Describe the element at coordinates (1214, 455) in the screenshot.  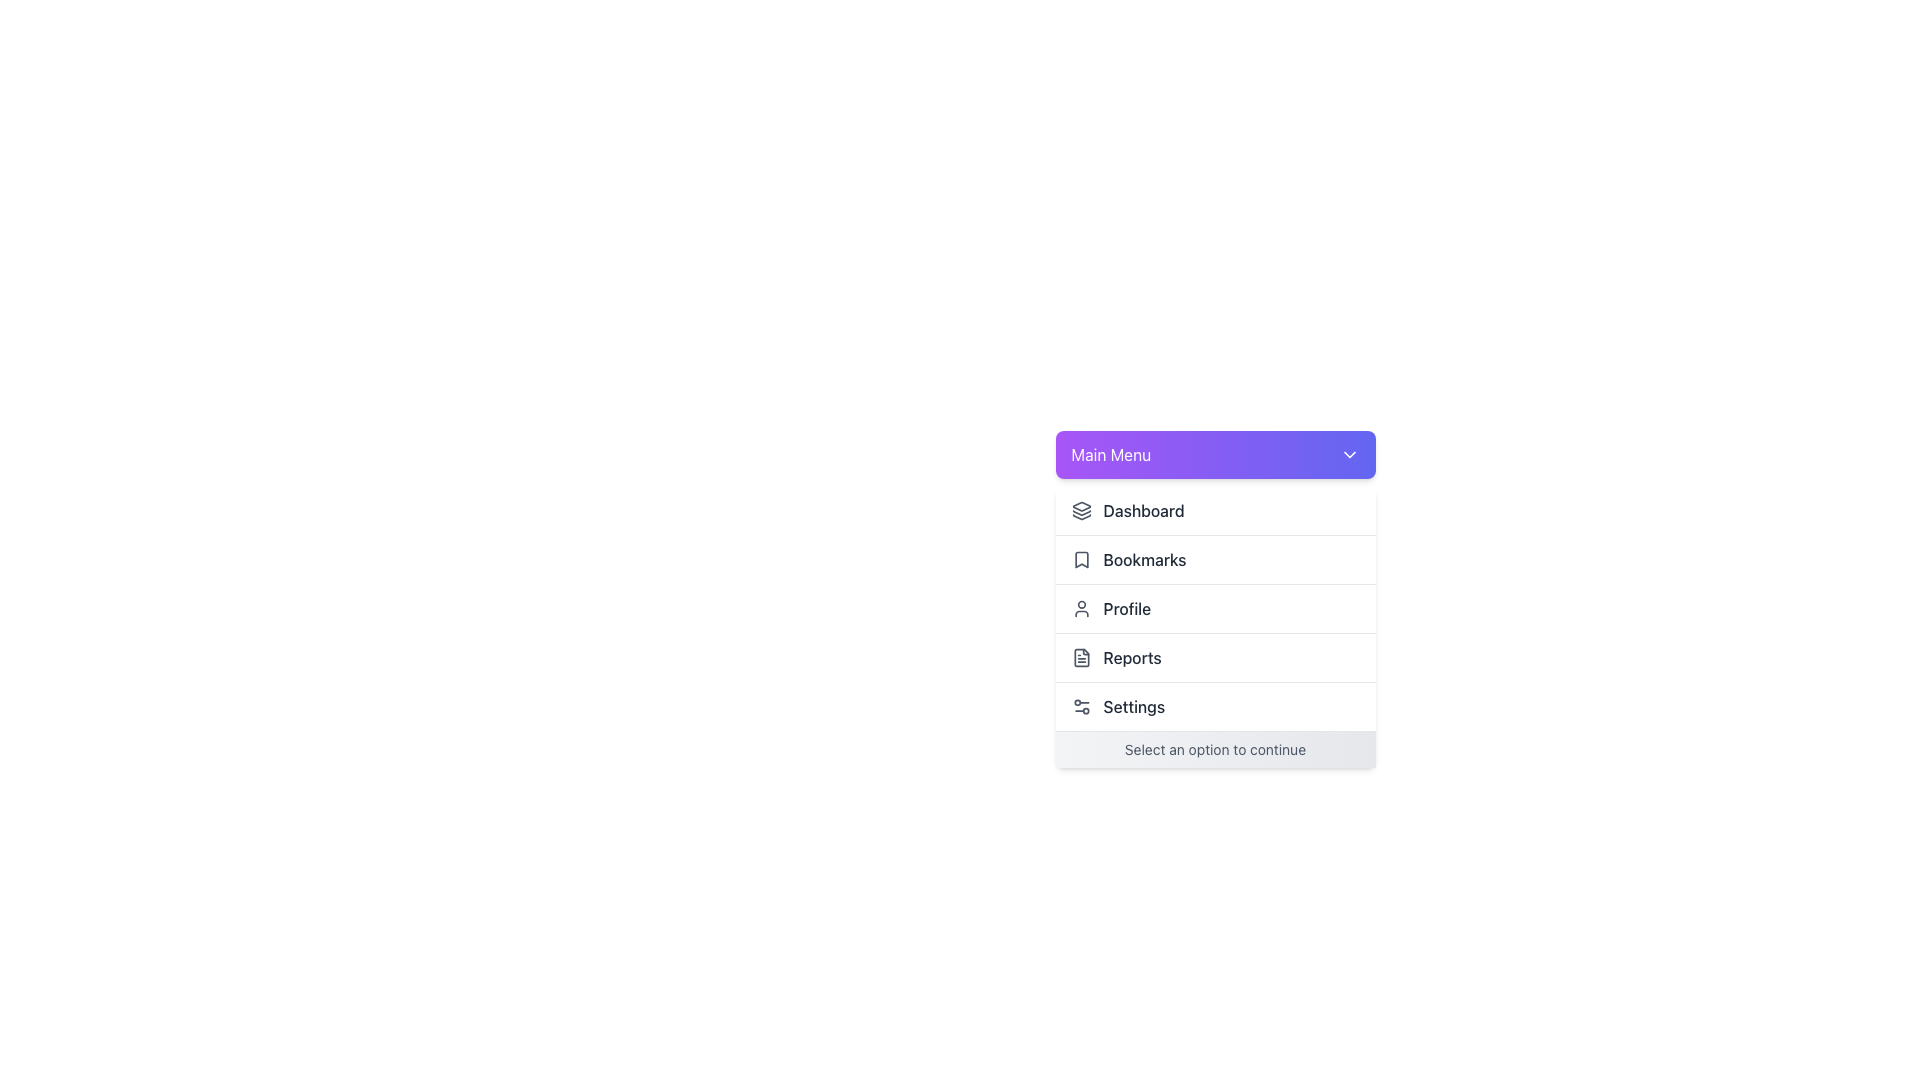
I see `the dropdown toggle button located at the top of the menu interface` at that location.